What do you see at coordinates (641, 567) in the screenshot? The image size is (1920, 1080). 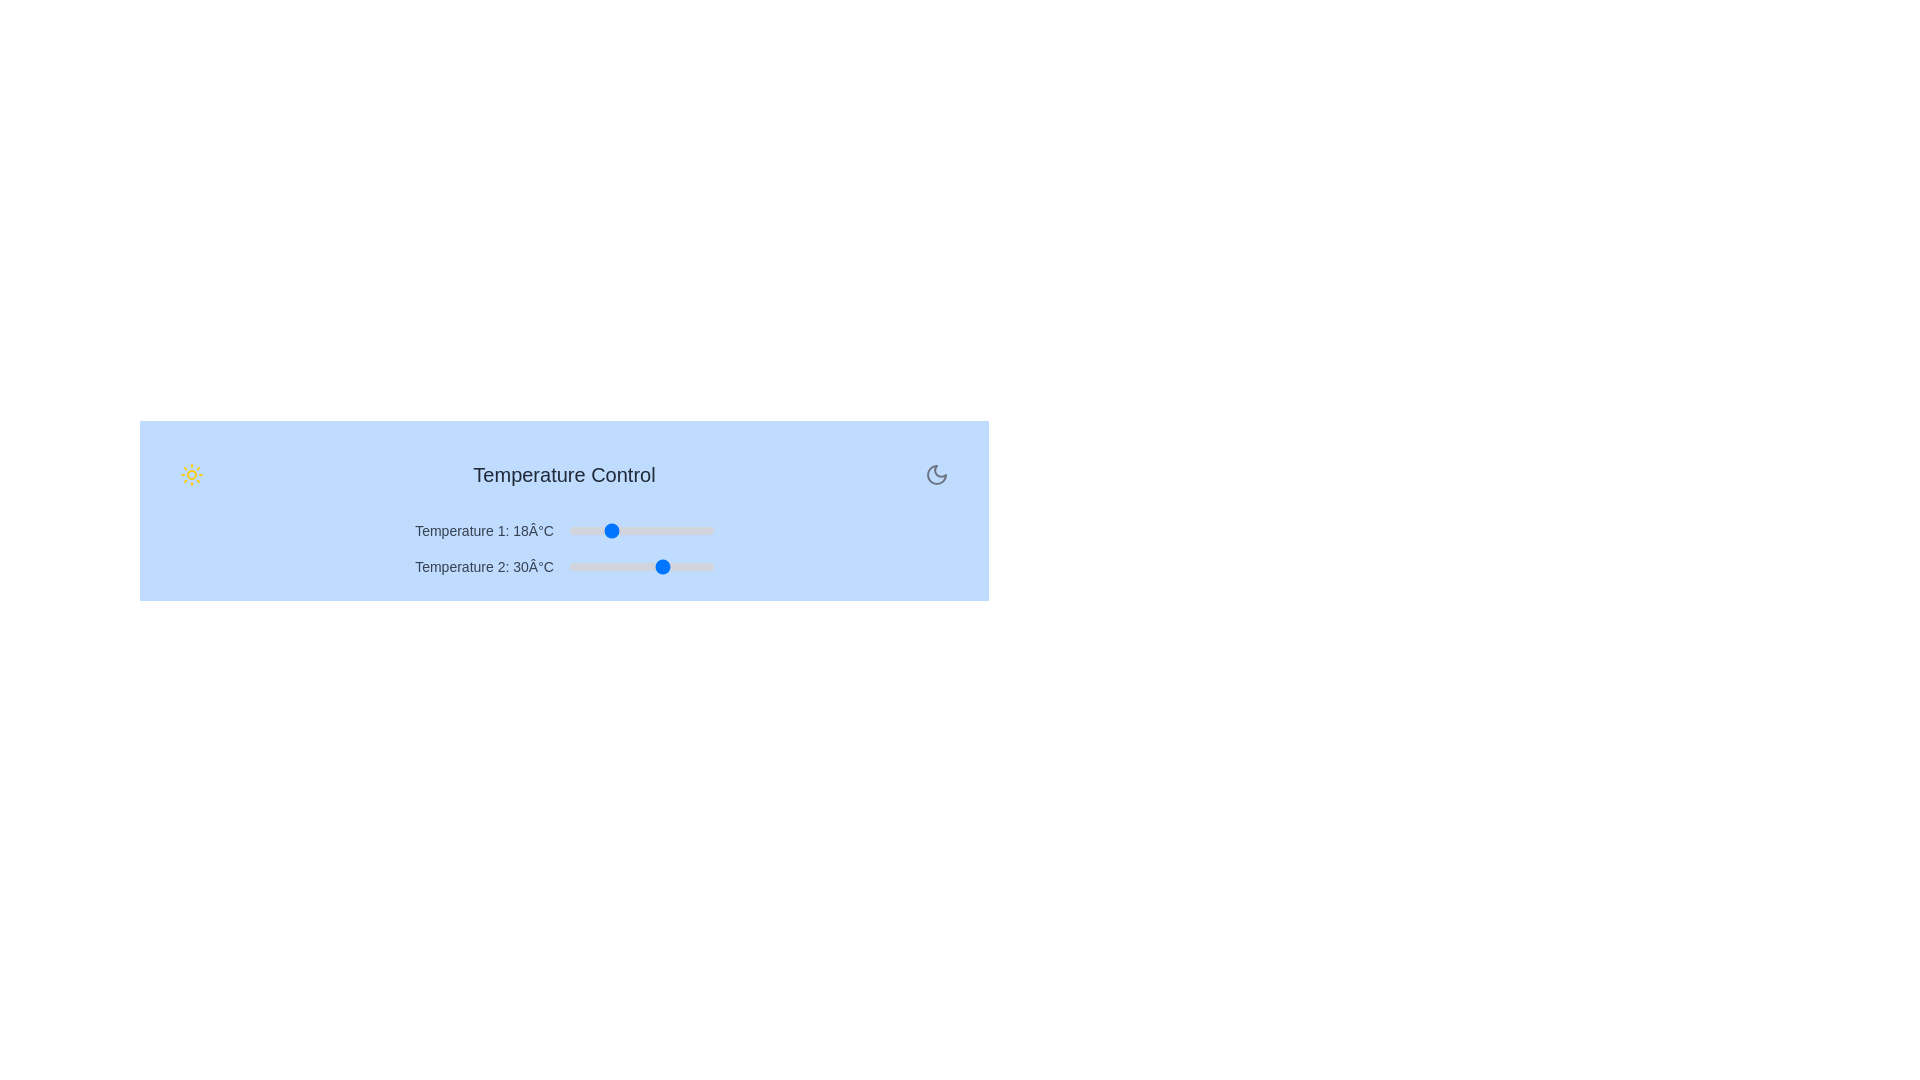 I see `the range slider bar associated with 'Temperature 2: 30°C' to move the knob for adjusting the temperature setting` at bounding box center [641, 567].